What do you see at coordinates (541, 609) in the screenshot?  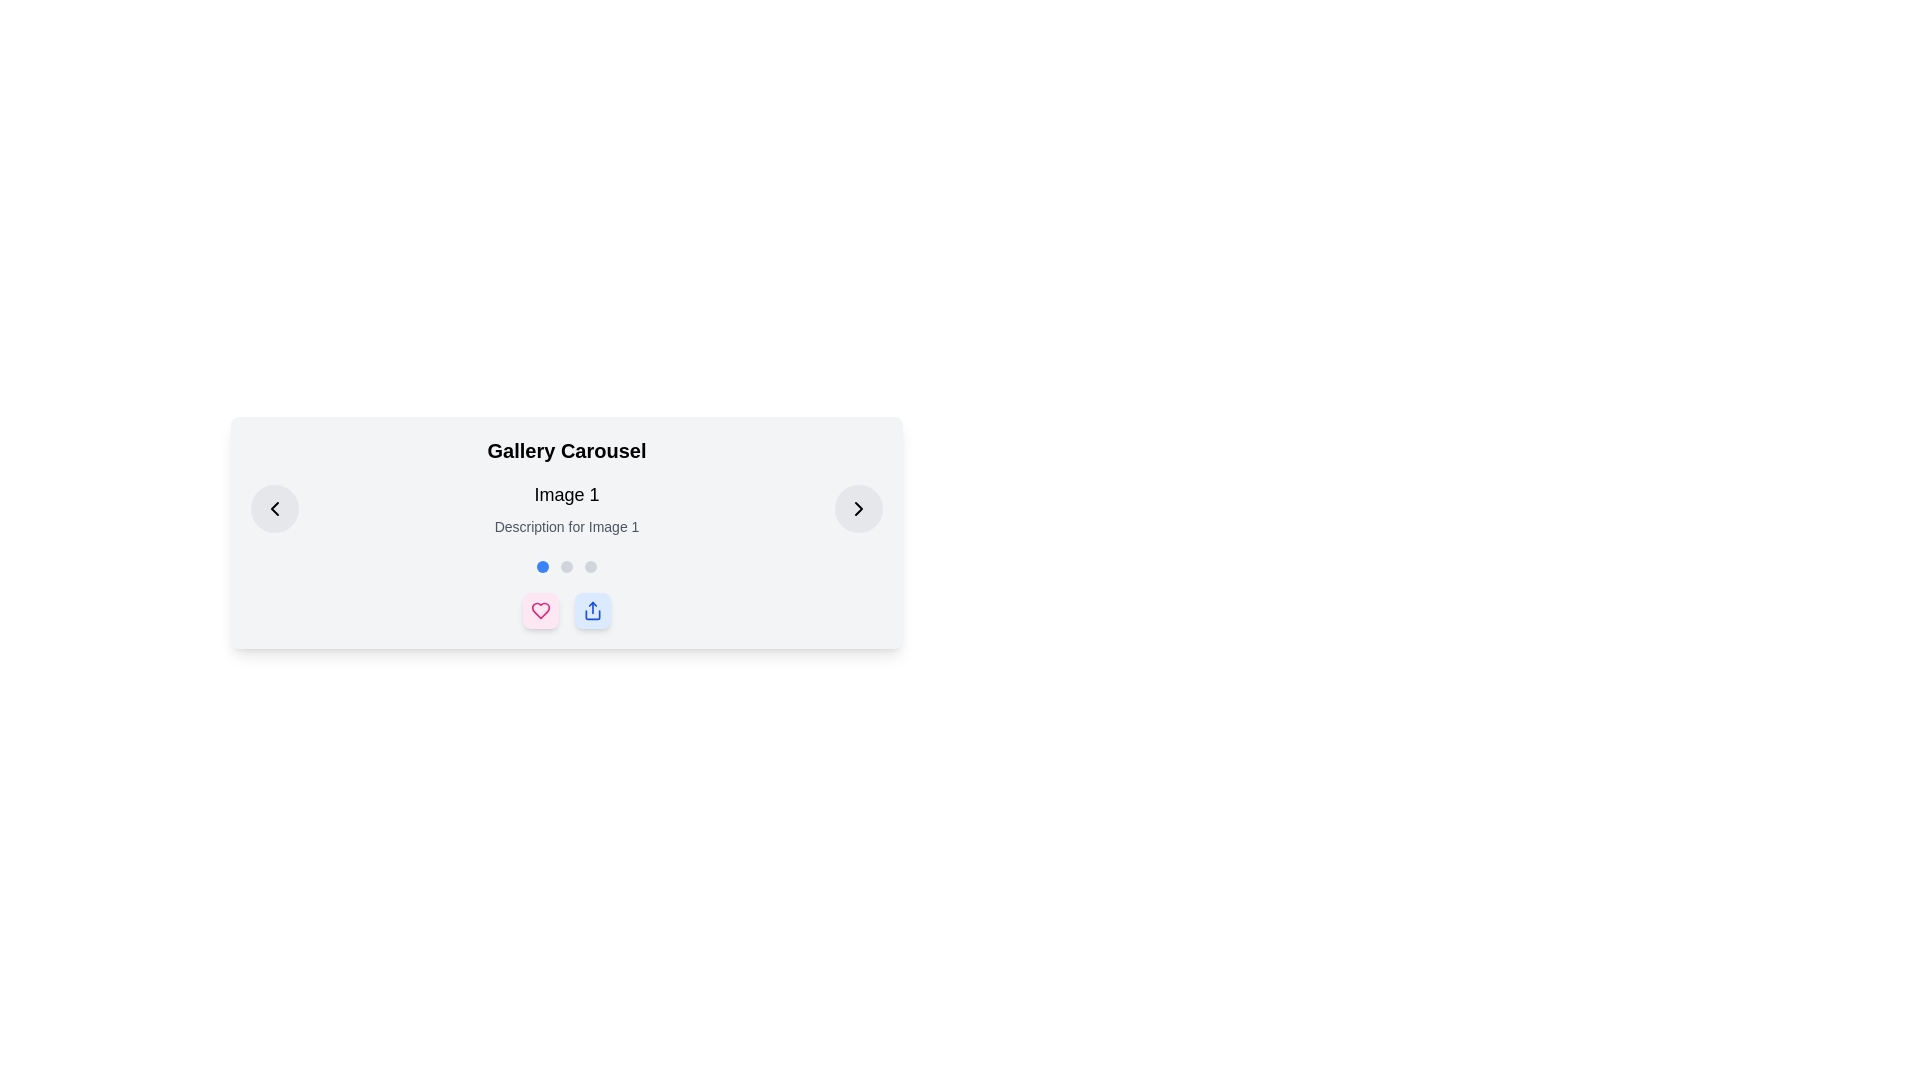 I see `the heart-shaped icon filled with pink color located at the bottom section of the interface` at bounding box center [541, 609].